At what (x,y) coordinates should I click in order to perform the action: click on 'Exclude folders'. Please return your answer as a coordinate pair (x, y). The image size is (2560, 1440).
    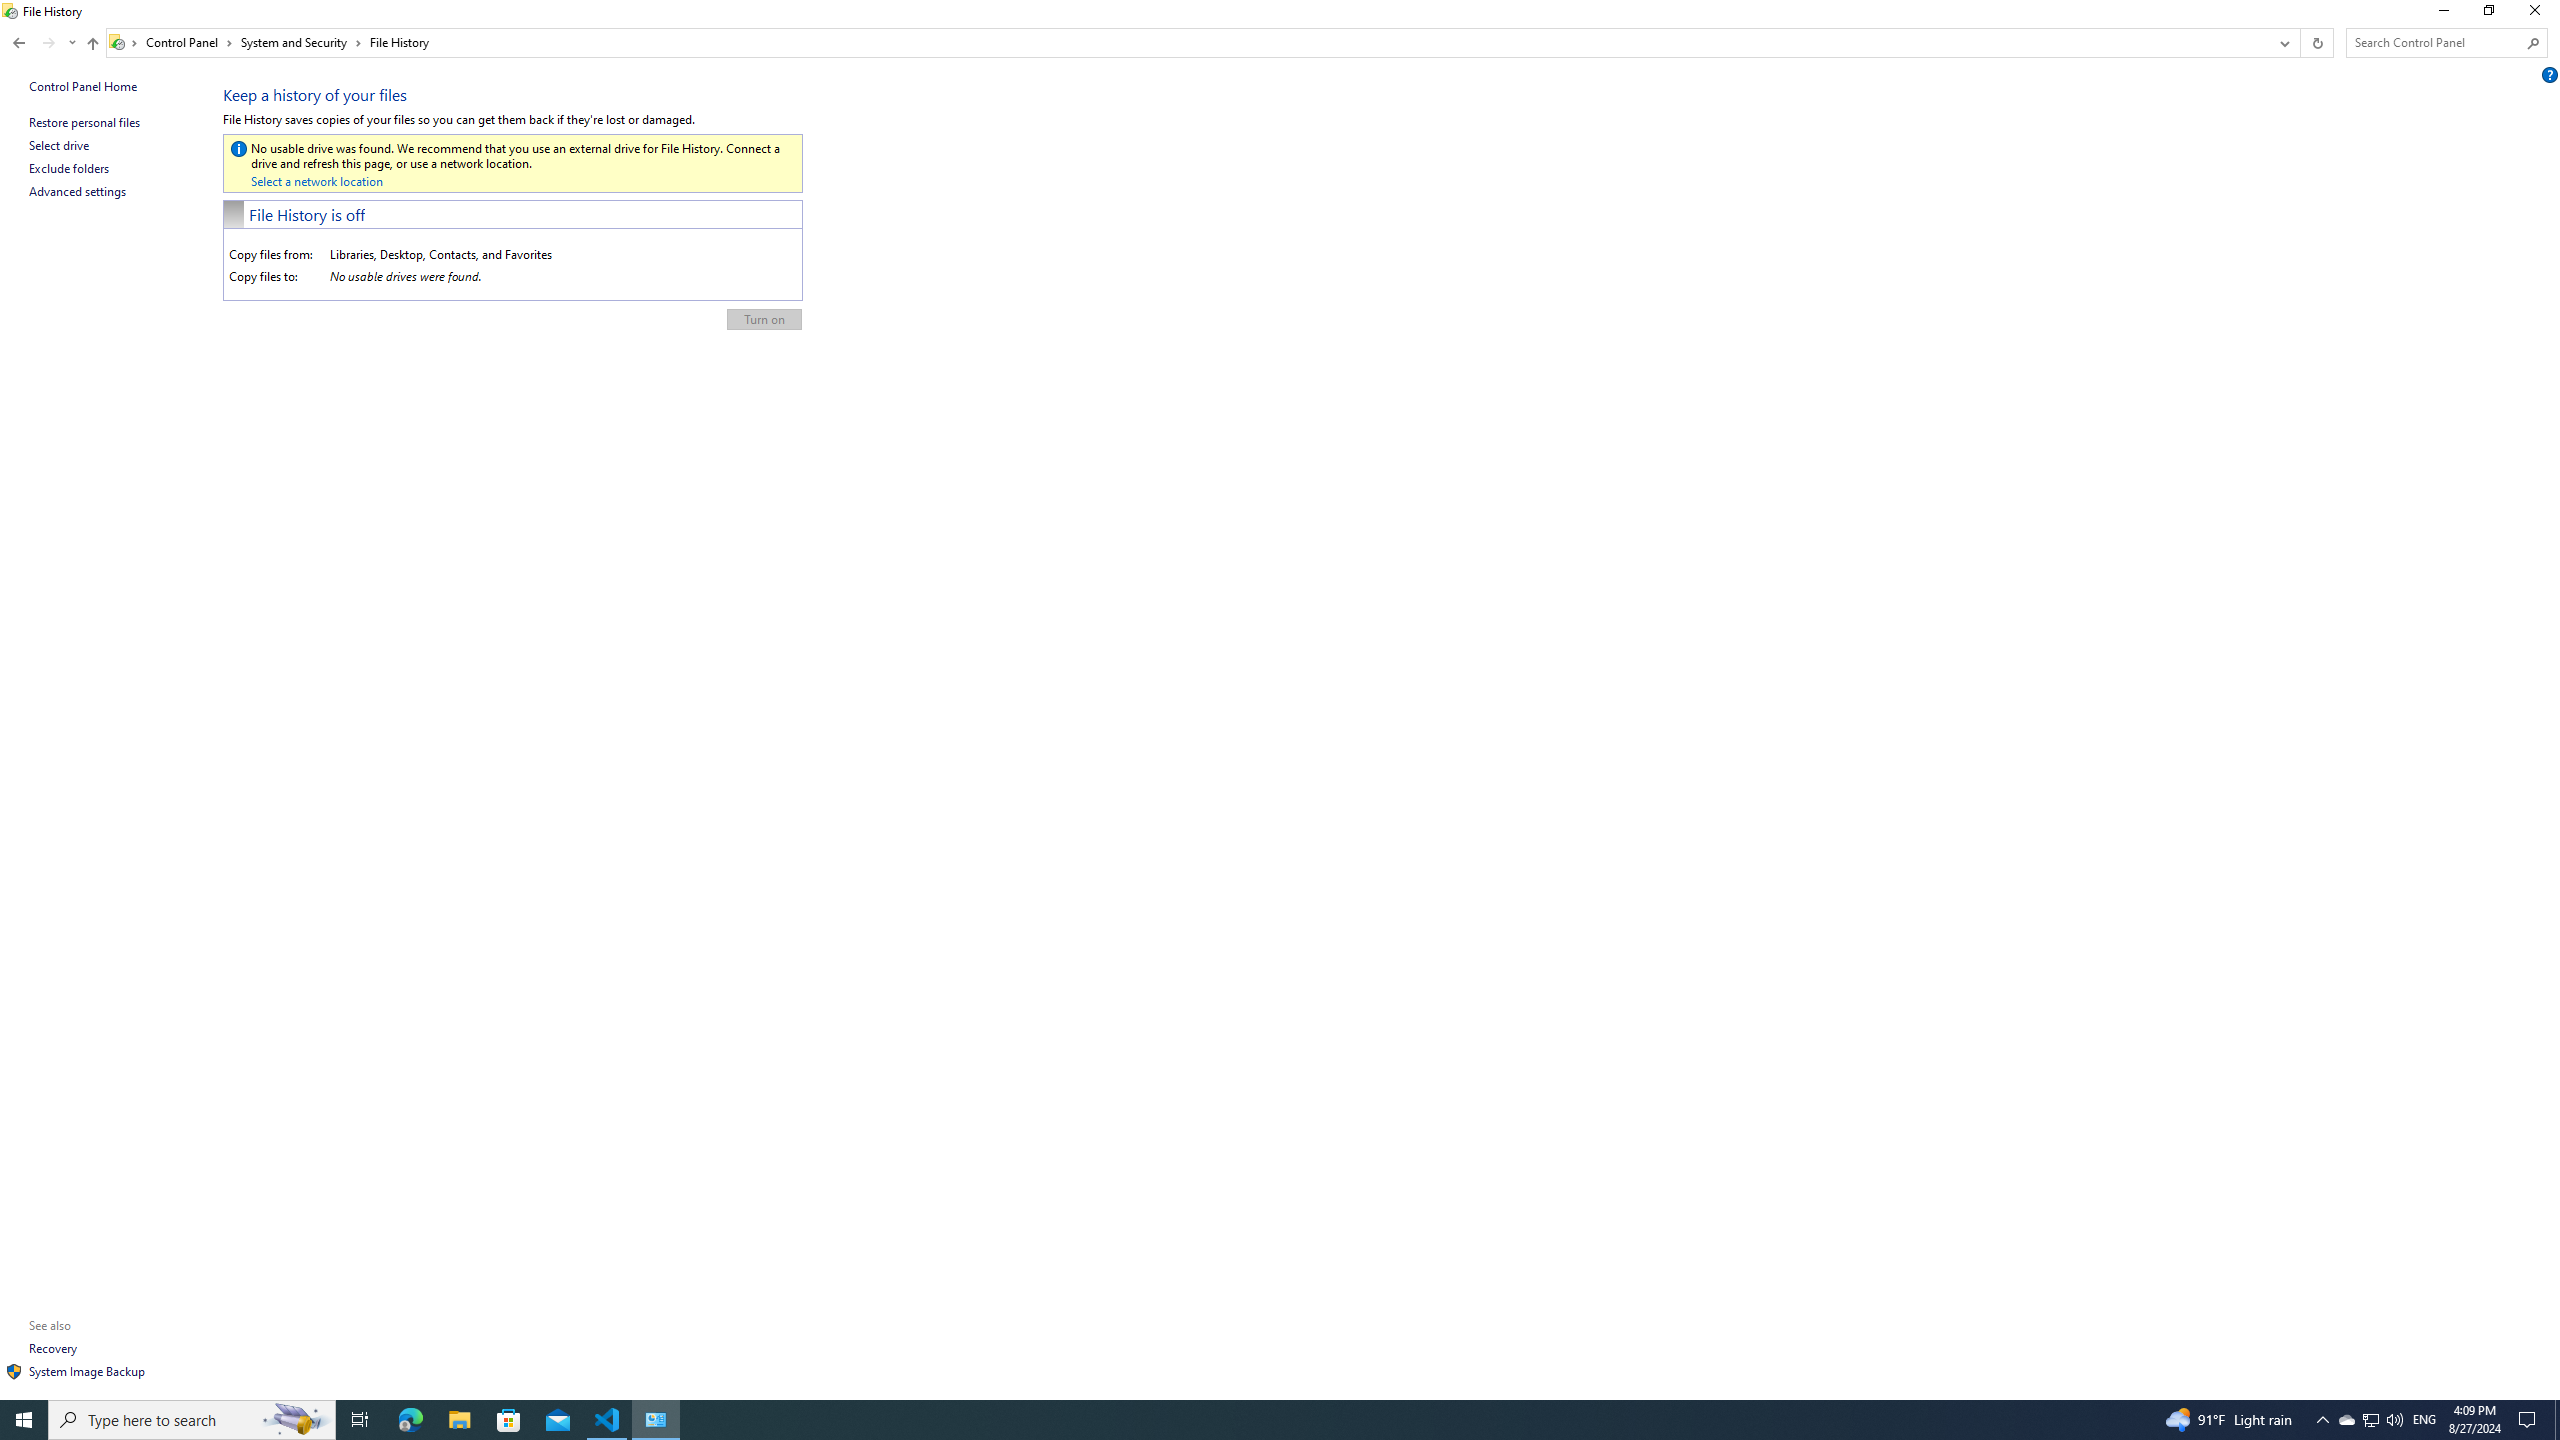
    Looking at the image, I should click on (69, 168).